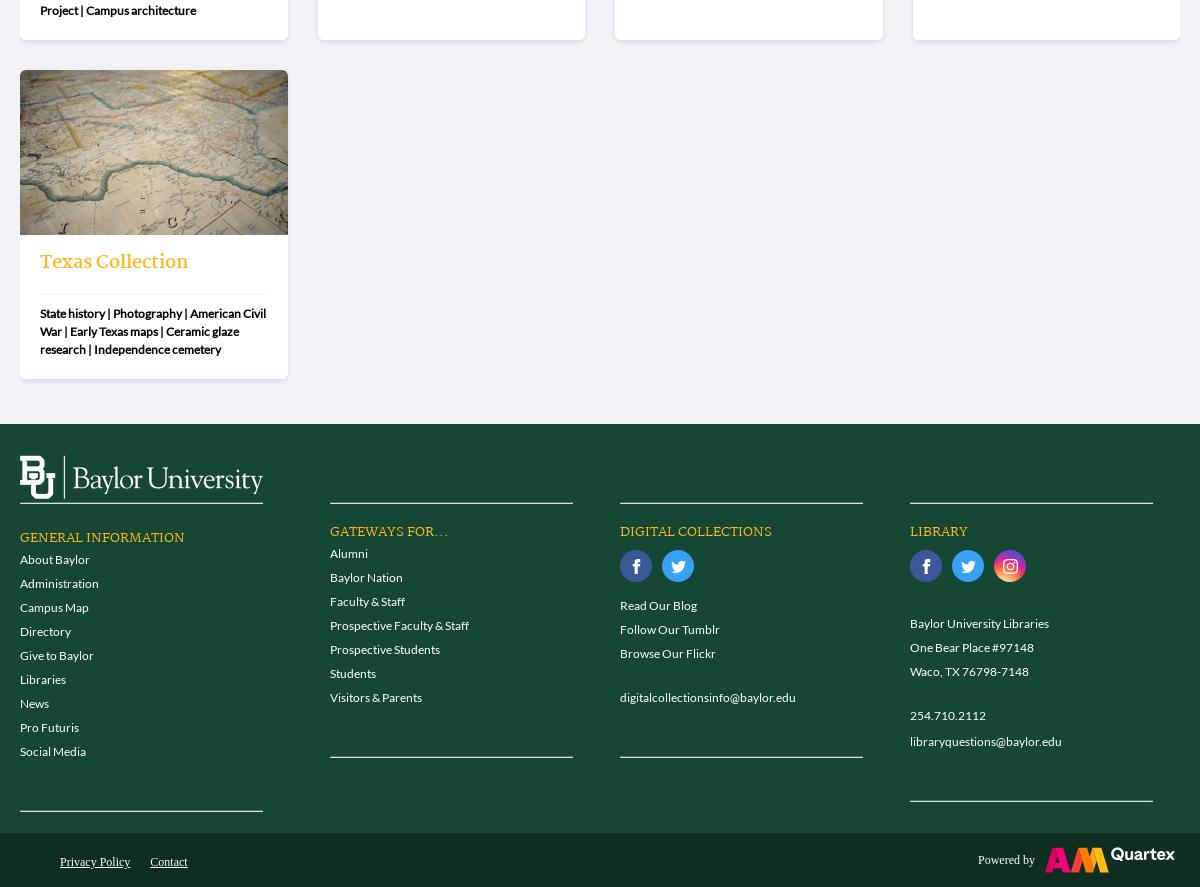 The height and width of the screenshot is (887, 1200). Describe the element at coordinates (114, 261) in the screenshot. I see `'Texas Collection'` at that location.